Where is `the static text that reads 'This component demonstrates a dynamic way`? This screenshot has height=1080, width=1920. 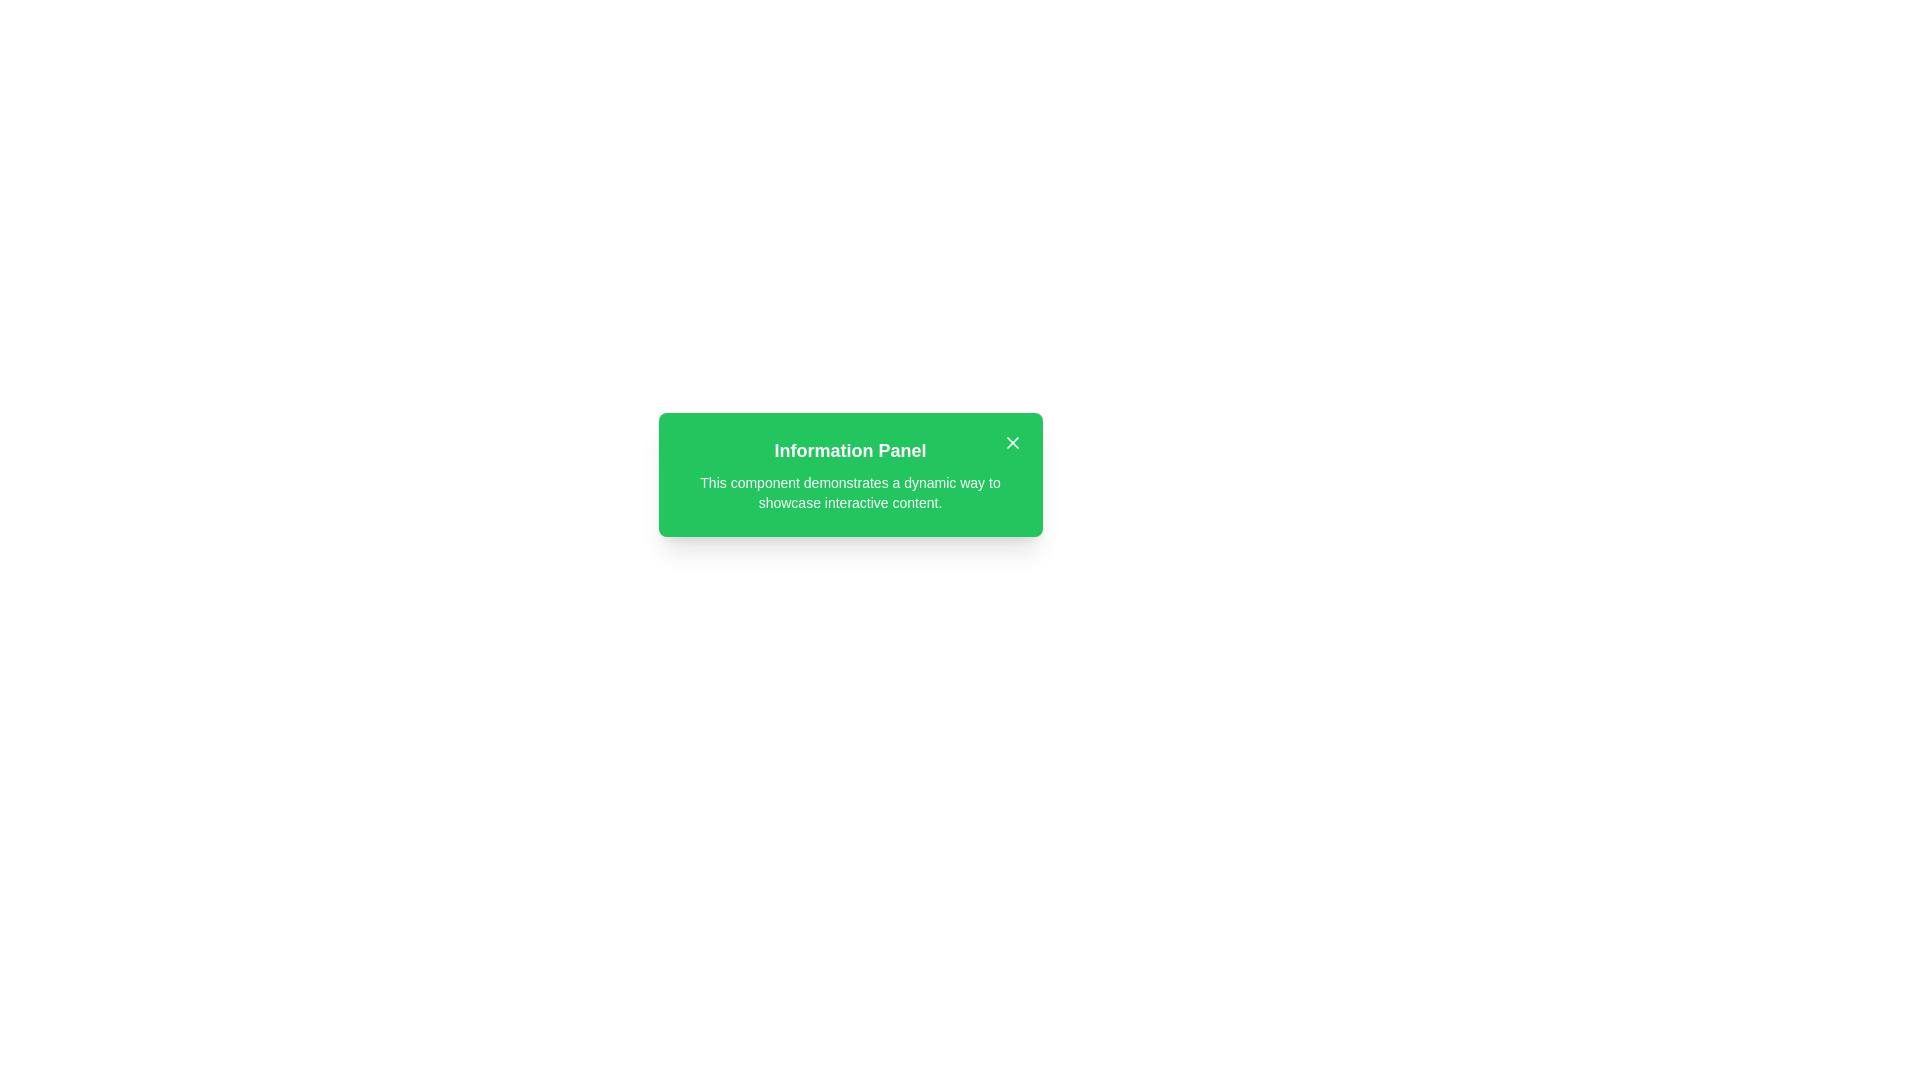
the static text that reads 'This component demonstrates a dynamic way is located at coordinates (850, 493).